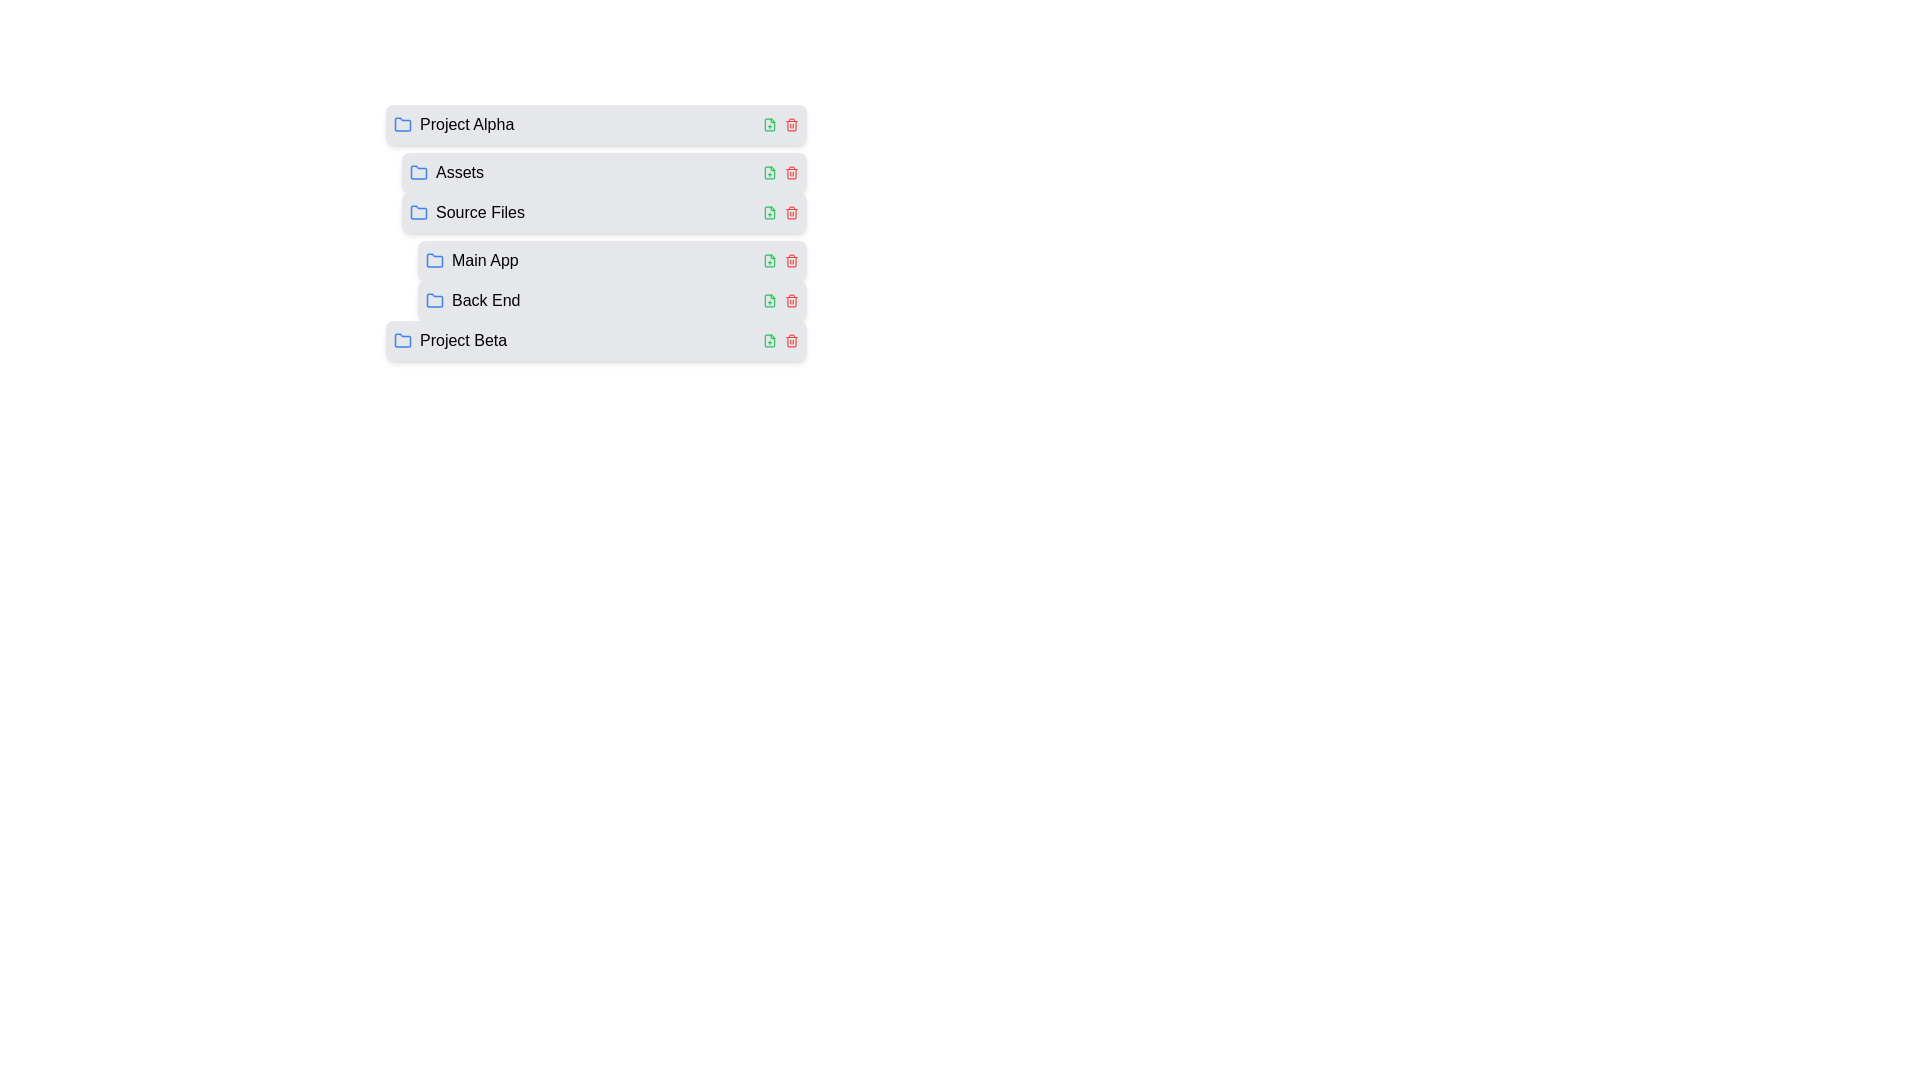  What do you see at coordinates (466, 212) in the screenshot?
I see `the labeled icon representing 'Source Files', which is the second item in the vertical list below 'Assets' and above 'Main App'` at bounding box center [466, 212].